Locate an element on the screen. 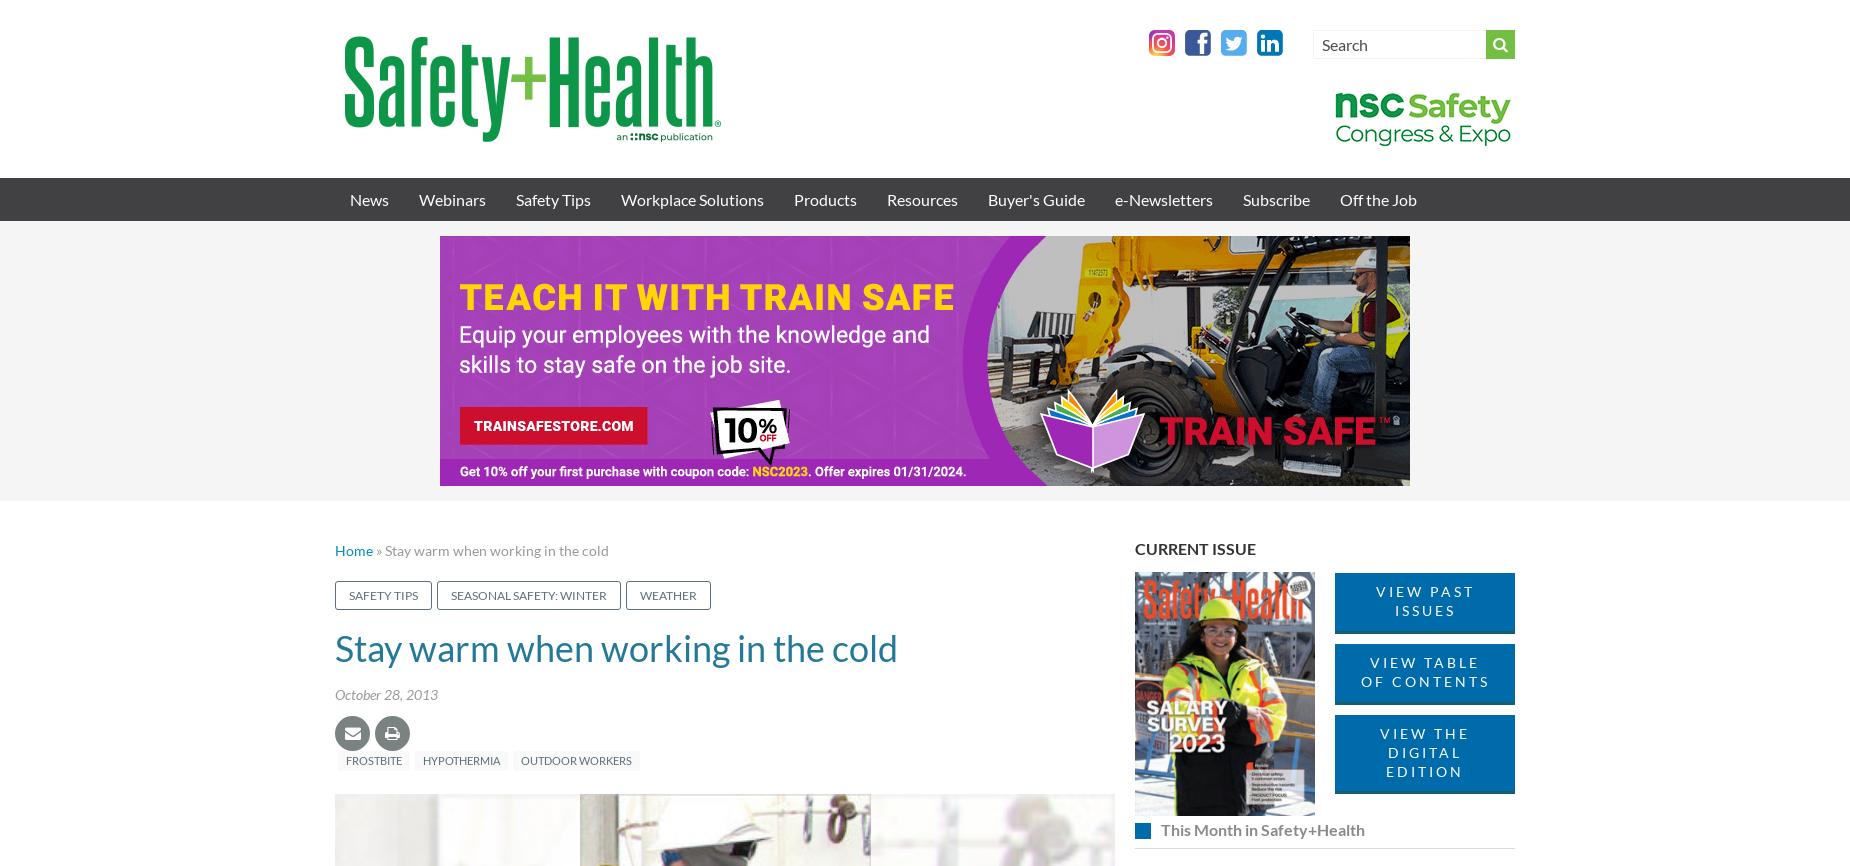 The image size is (1850, 866). 'Products' is located at coordinates (825, 199).